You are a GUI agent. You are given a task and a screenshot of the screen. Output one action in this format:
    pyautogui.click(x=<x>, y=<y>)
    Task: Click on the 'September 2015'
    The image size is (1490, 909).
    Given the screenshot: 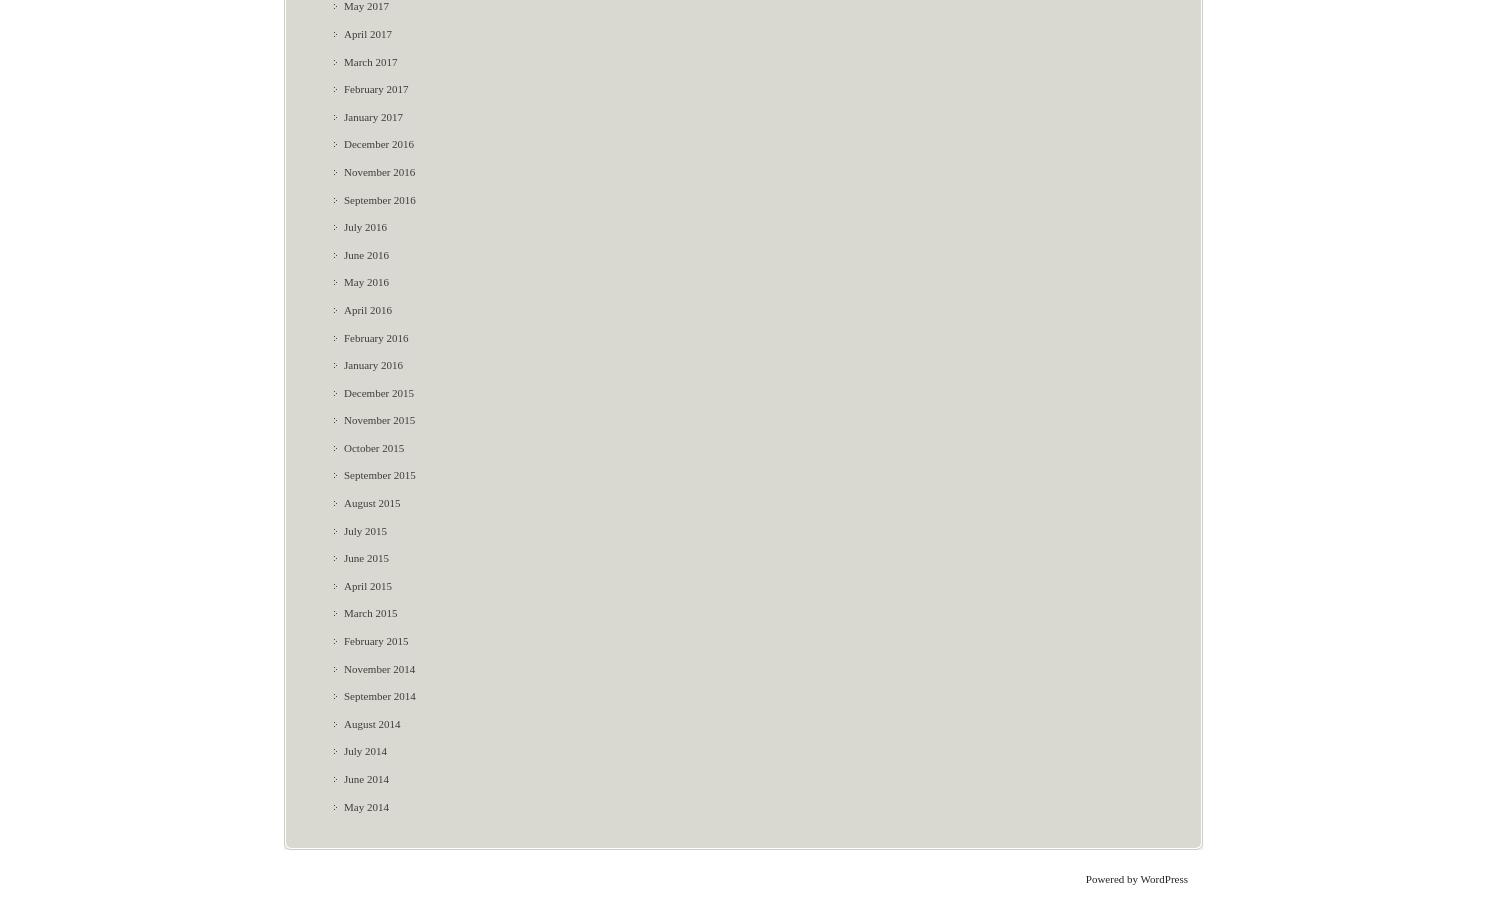 What is the action you would take?
    pyautogui.click(x=343, y=475)
    